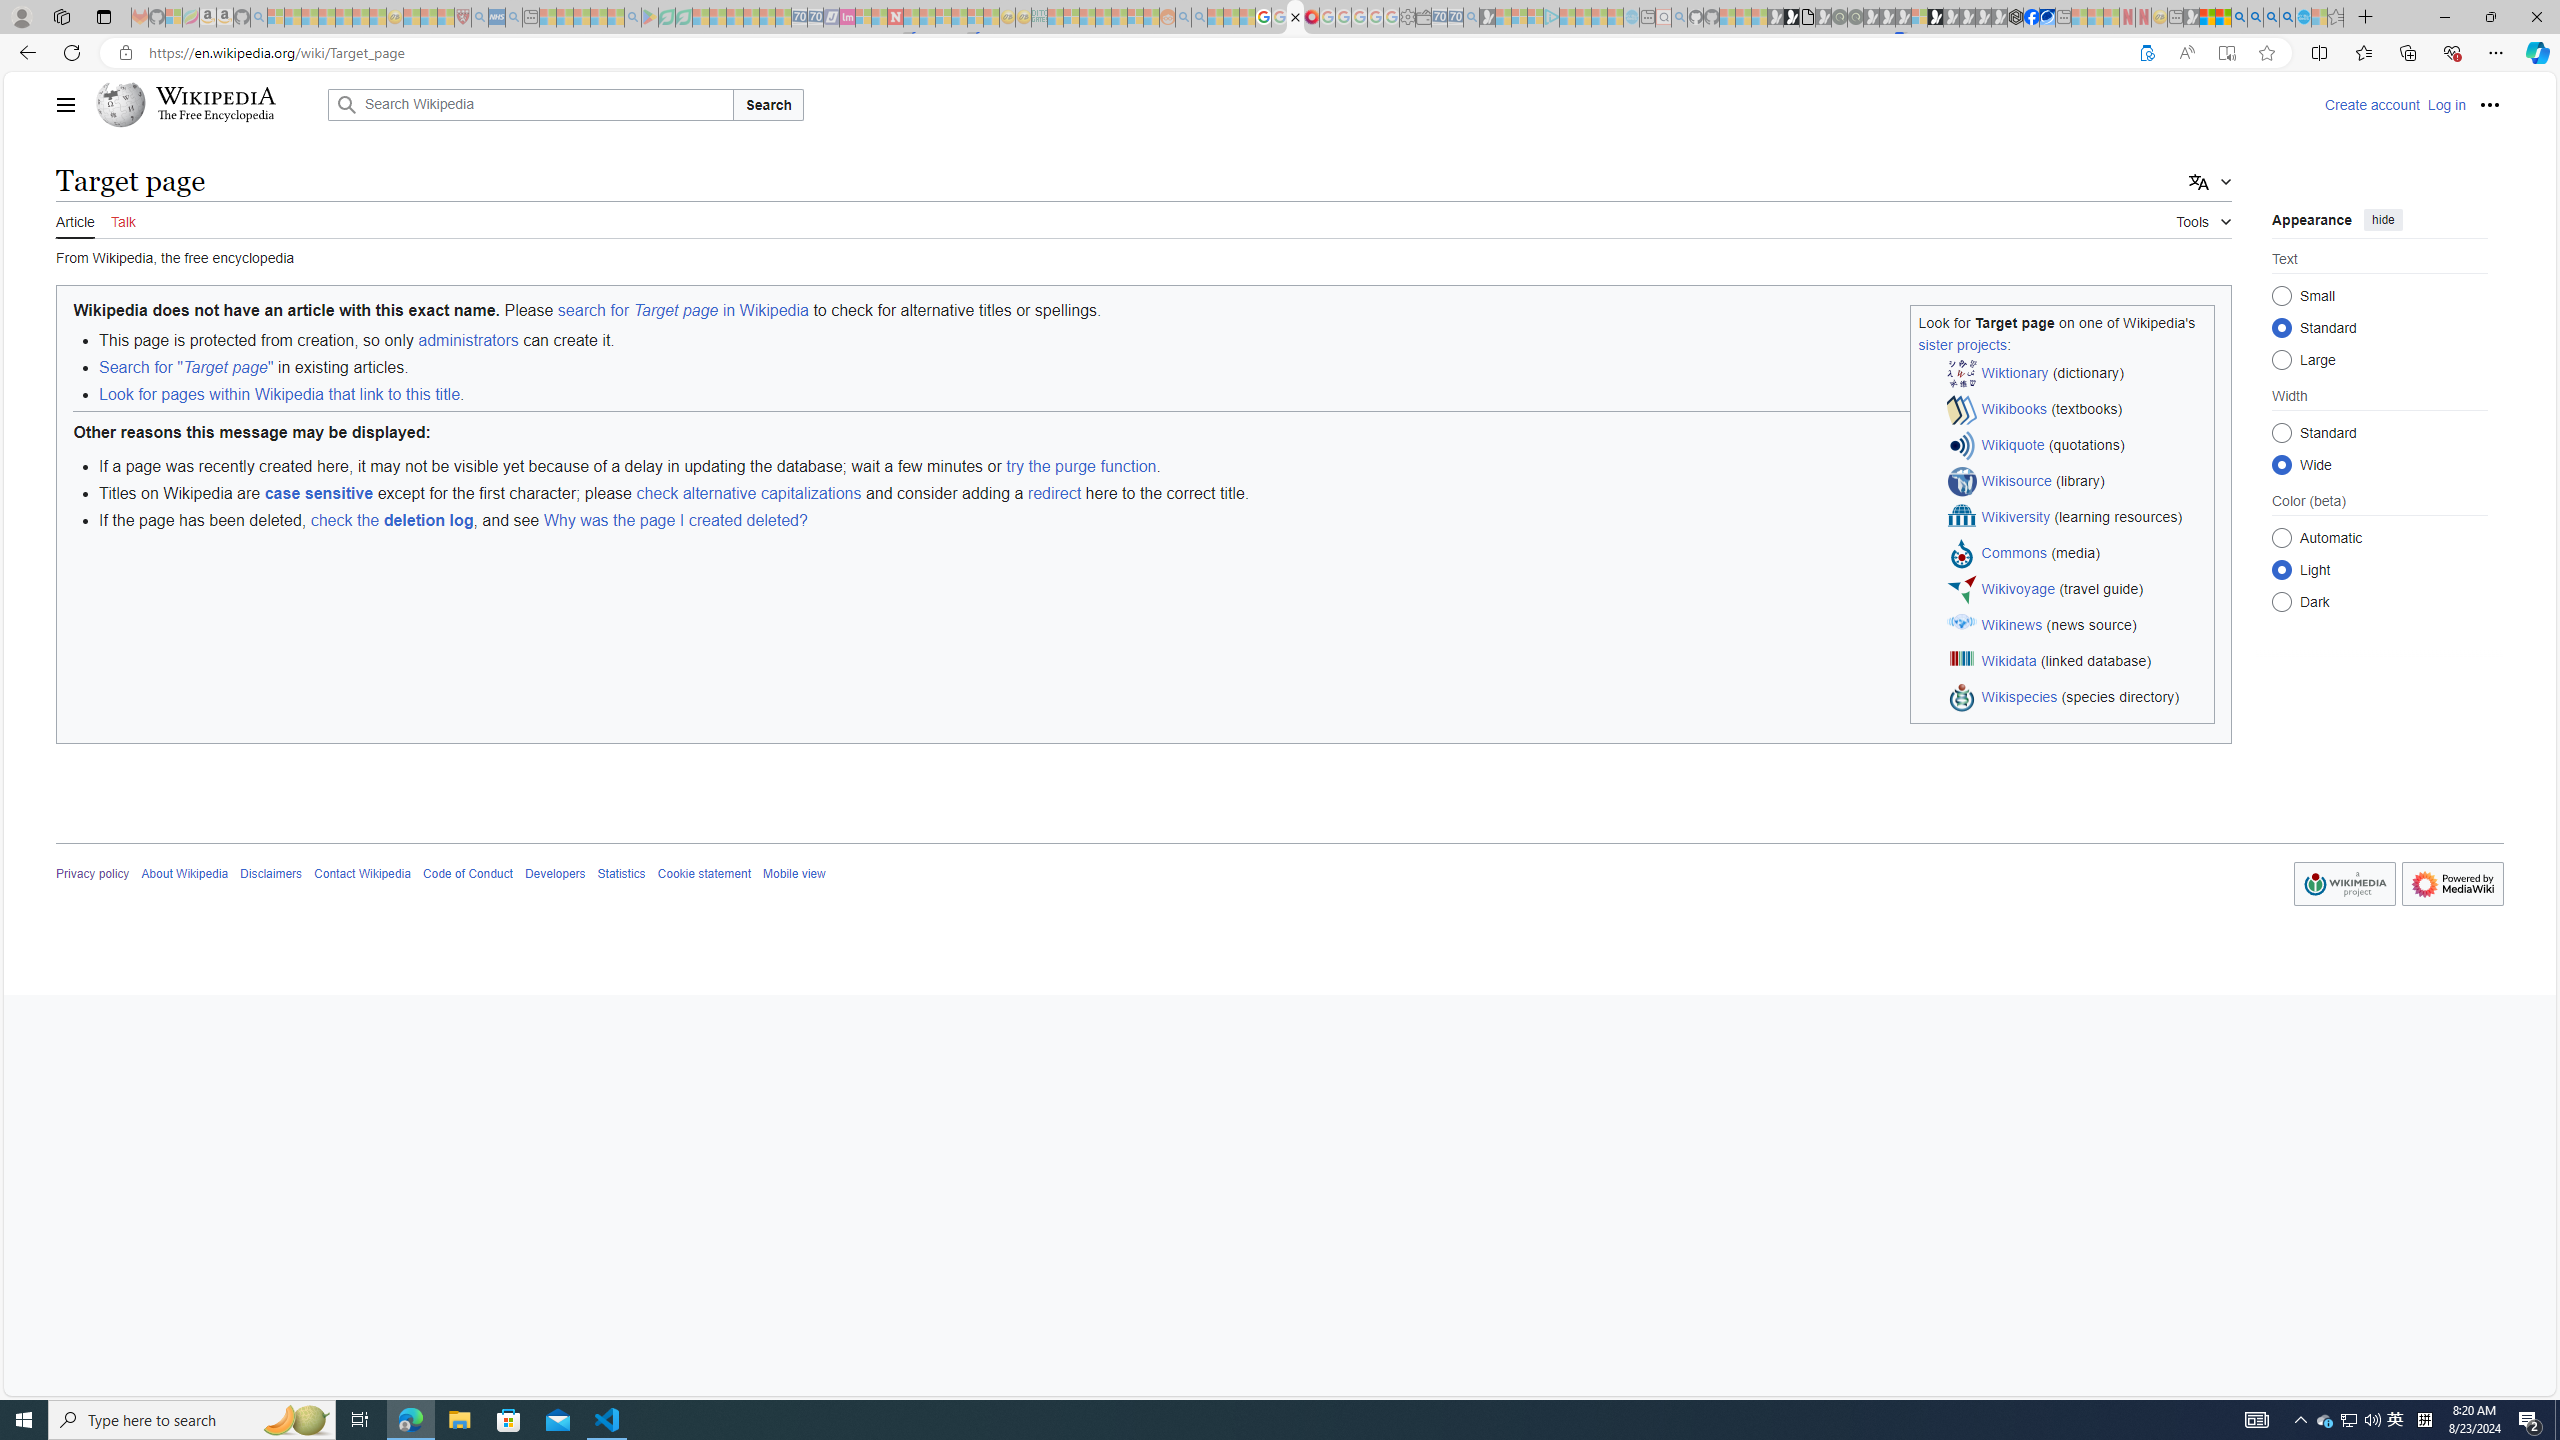 Image resolution: width=2560 pixels, height=1440 pixels. What do you see at coordinates (207, 104) in the screenshot?
I see `'Wikipedia The Free Encyclopedia'` at bounding box center [207, 104].